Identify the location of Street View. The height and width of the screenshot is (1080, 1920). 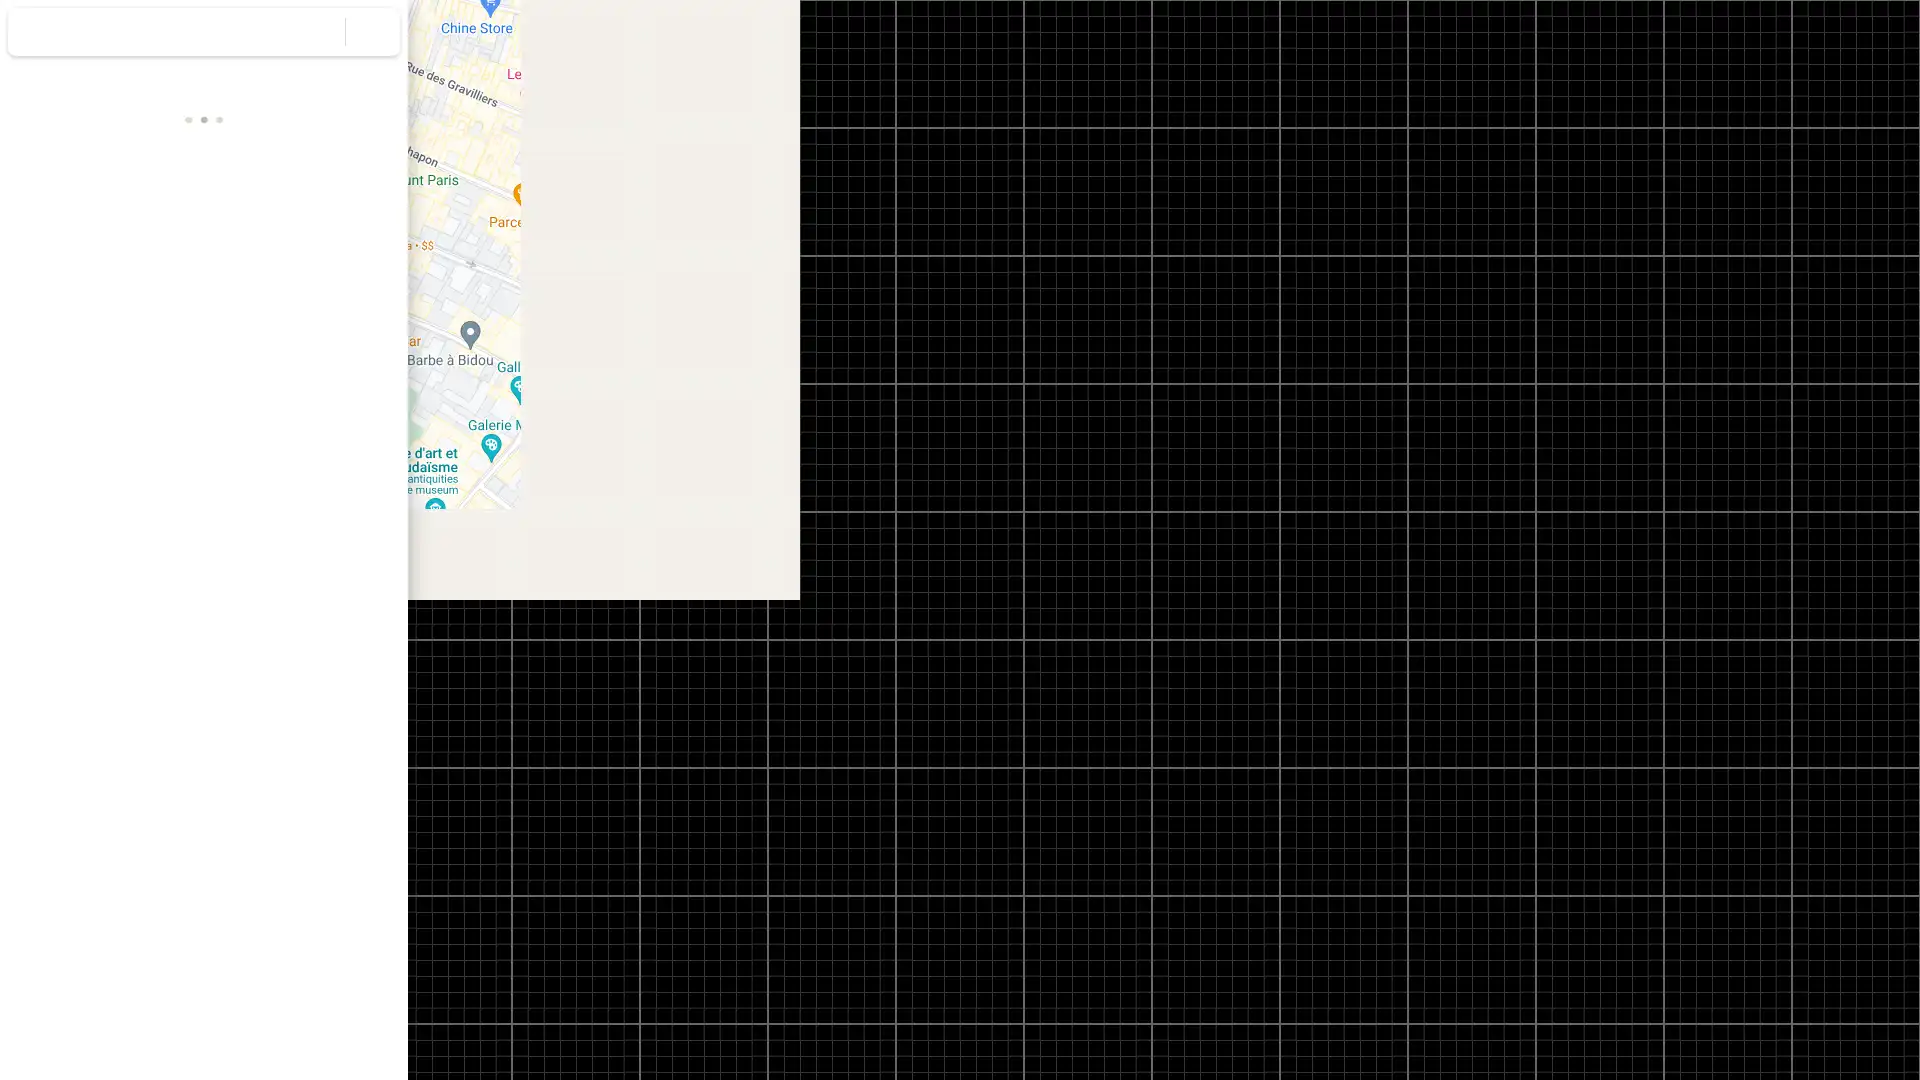
(204, 733).